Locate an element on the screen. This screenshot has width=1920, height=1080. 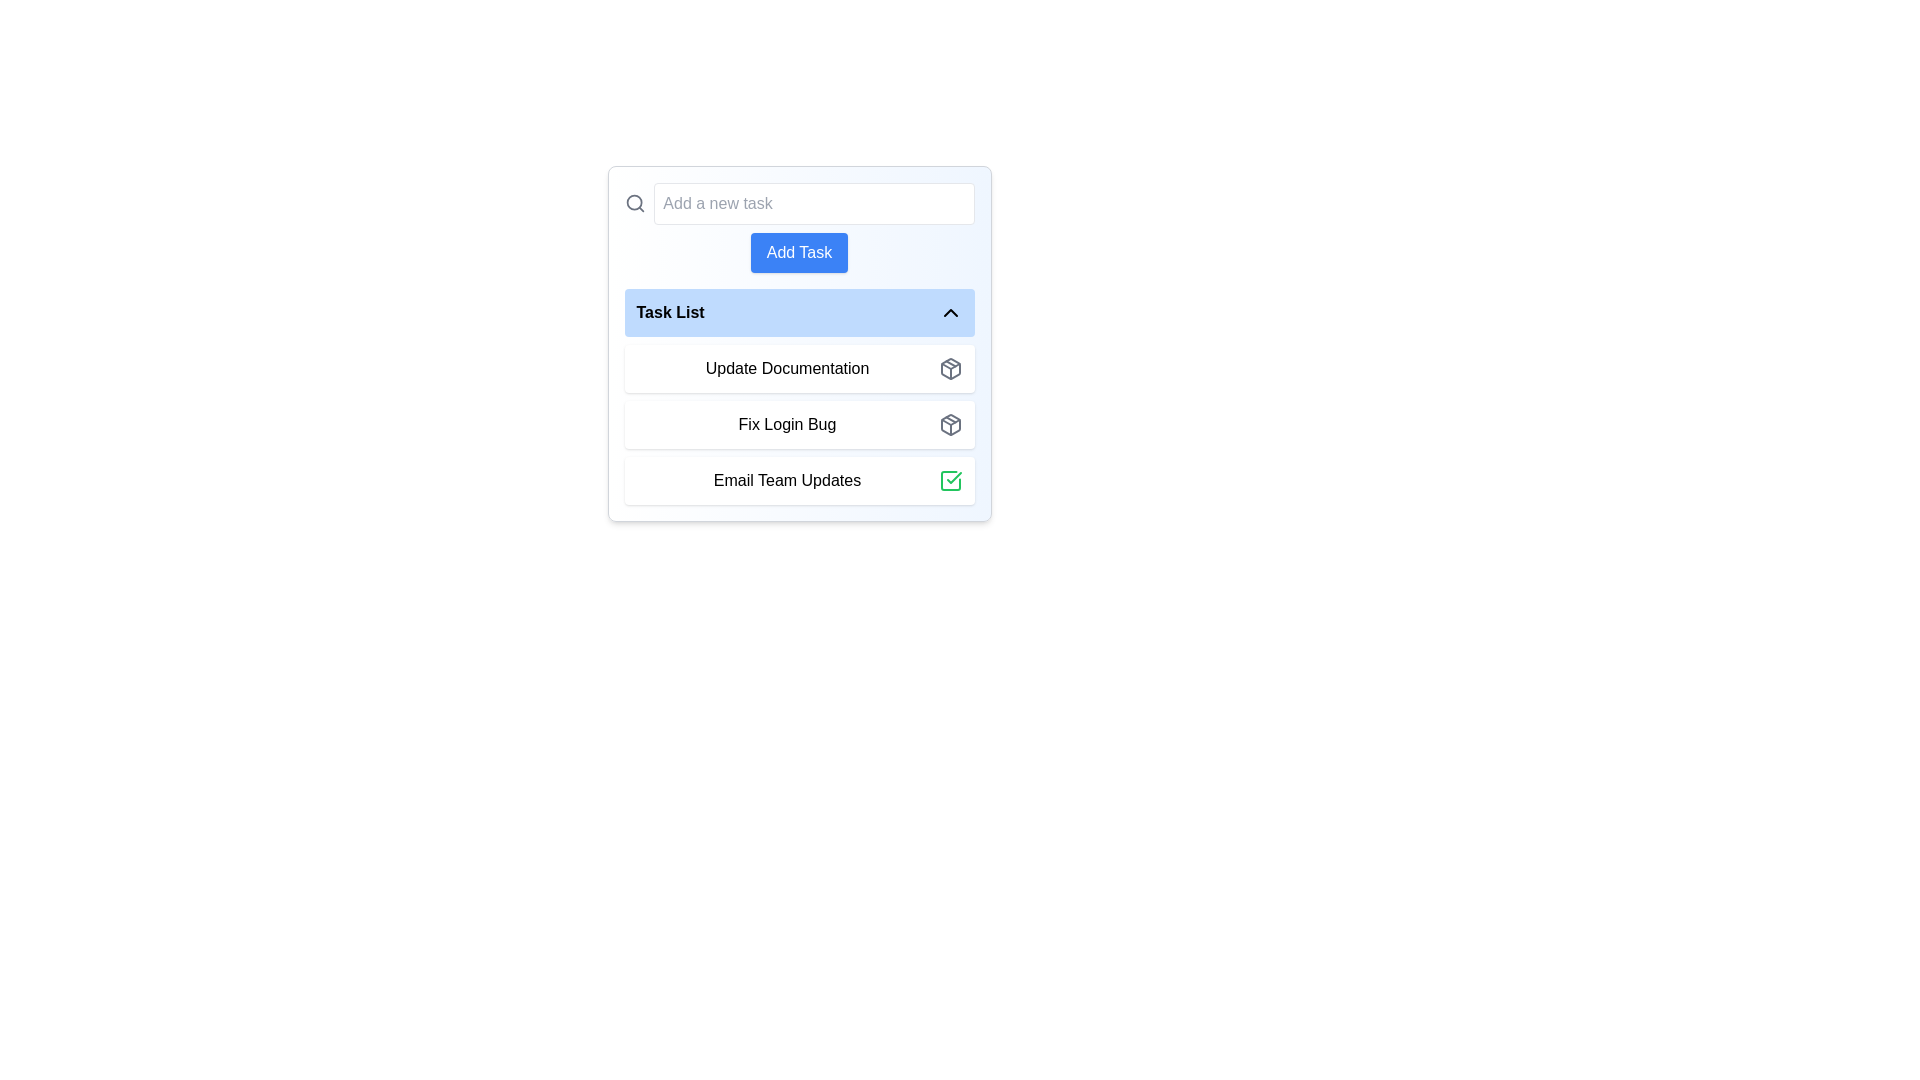
the 'Update Documentation' list item is located at coordinates (798, 369).